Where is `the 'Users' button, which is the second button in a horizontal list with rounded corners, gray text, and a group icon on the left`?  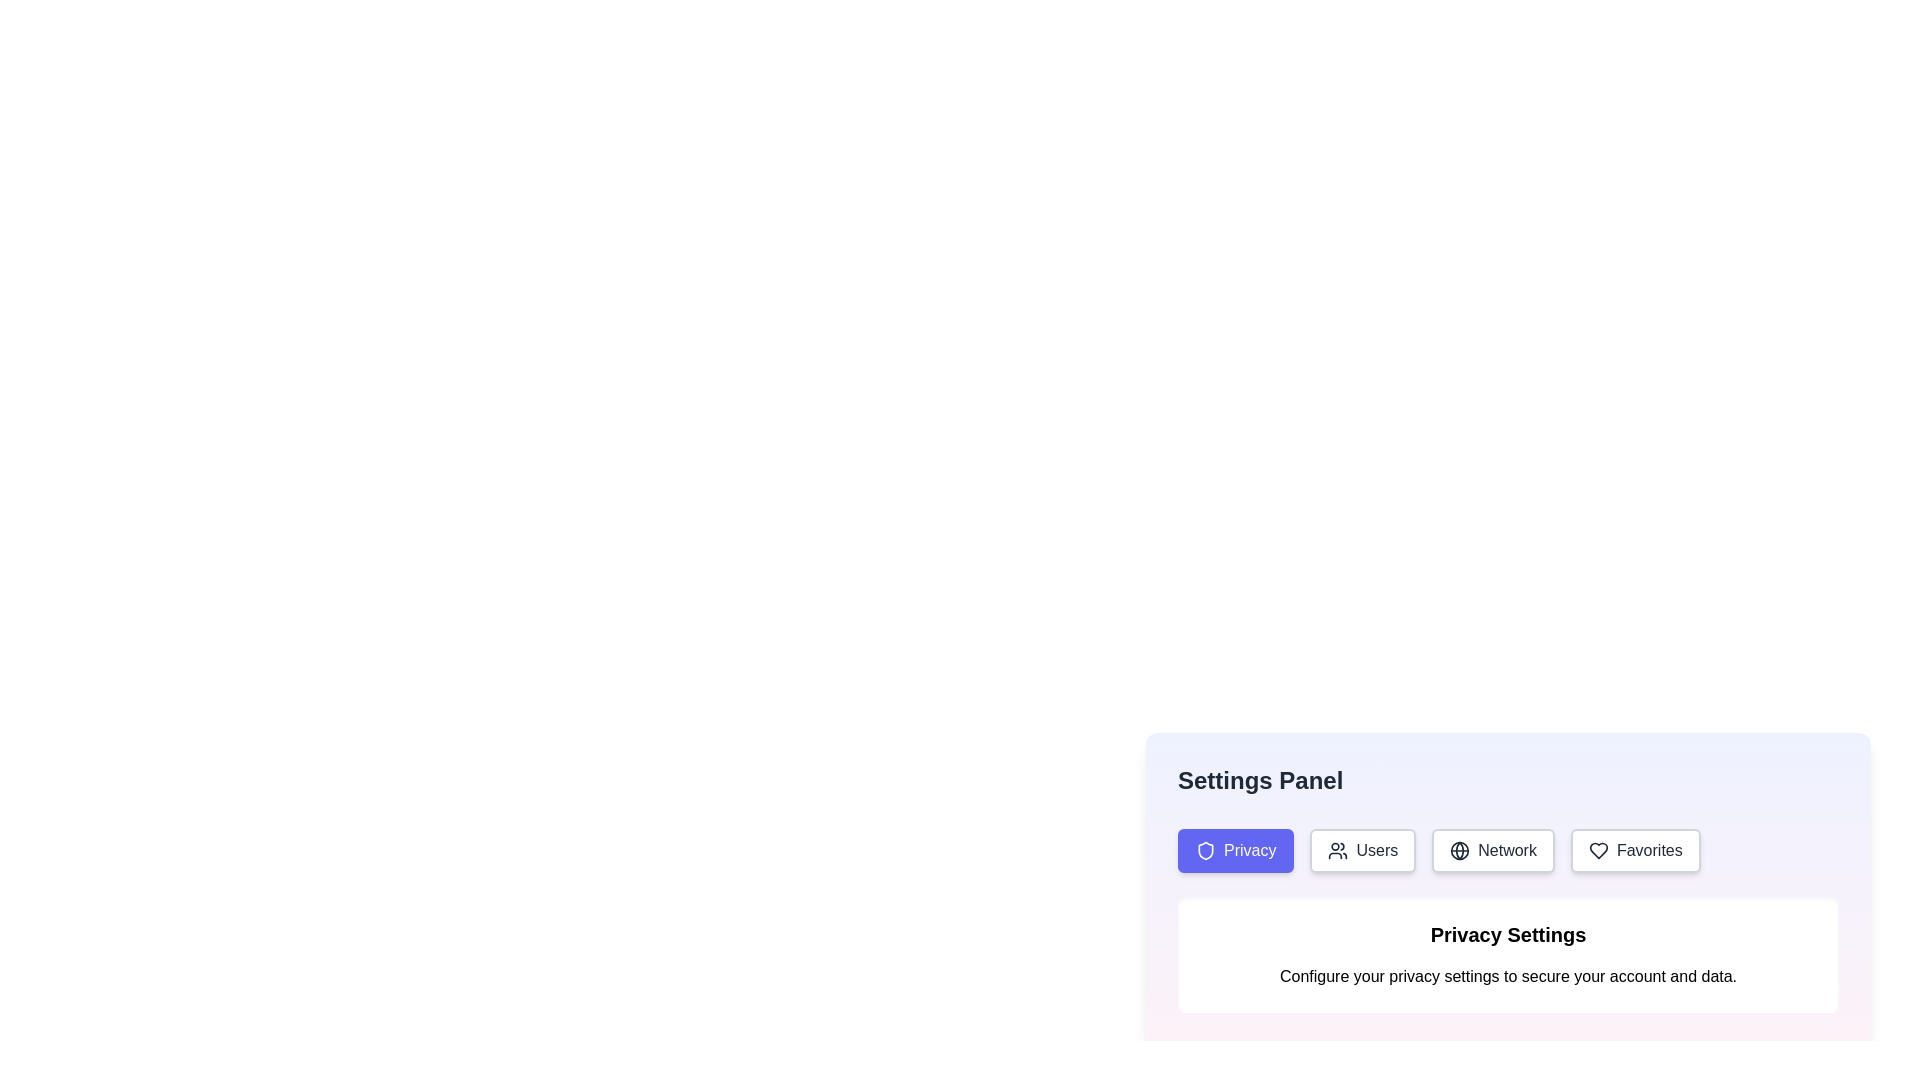 the 'Users' button, which is the second button in a horizontal list with rounded corners, gray text, and a group icon on the left is located at coordinates (1362, 851).